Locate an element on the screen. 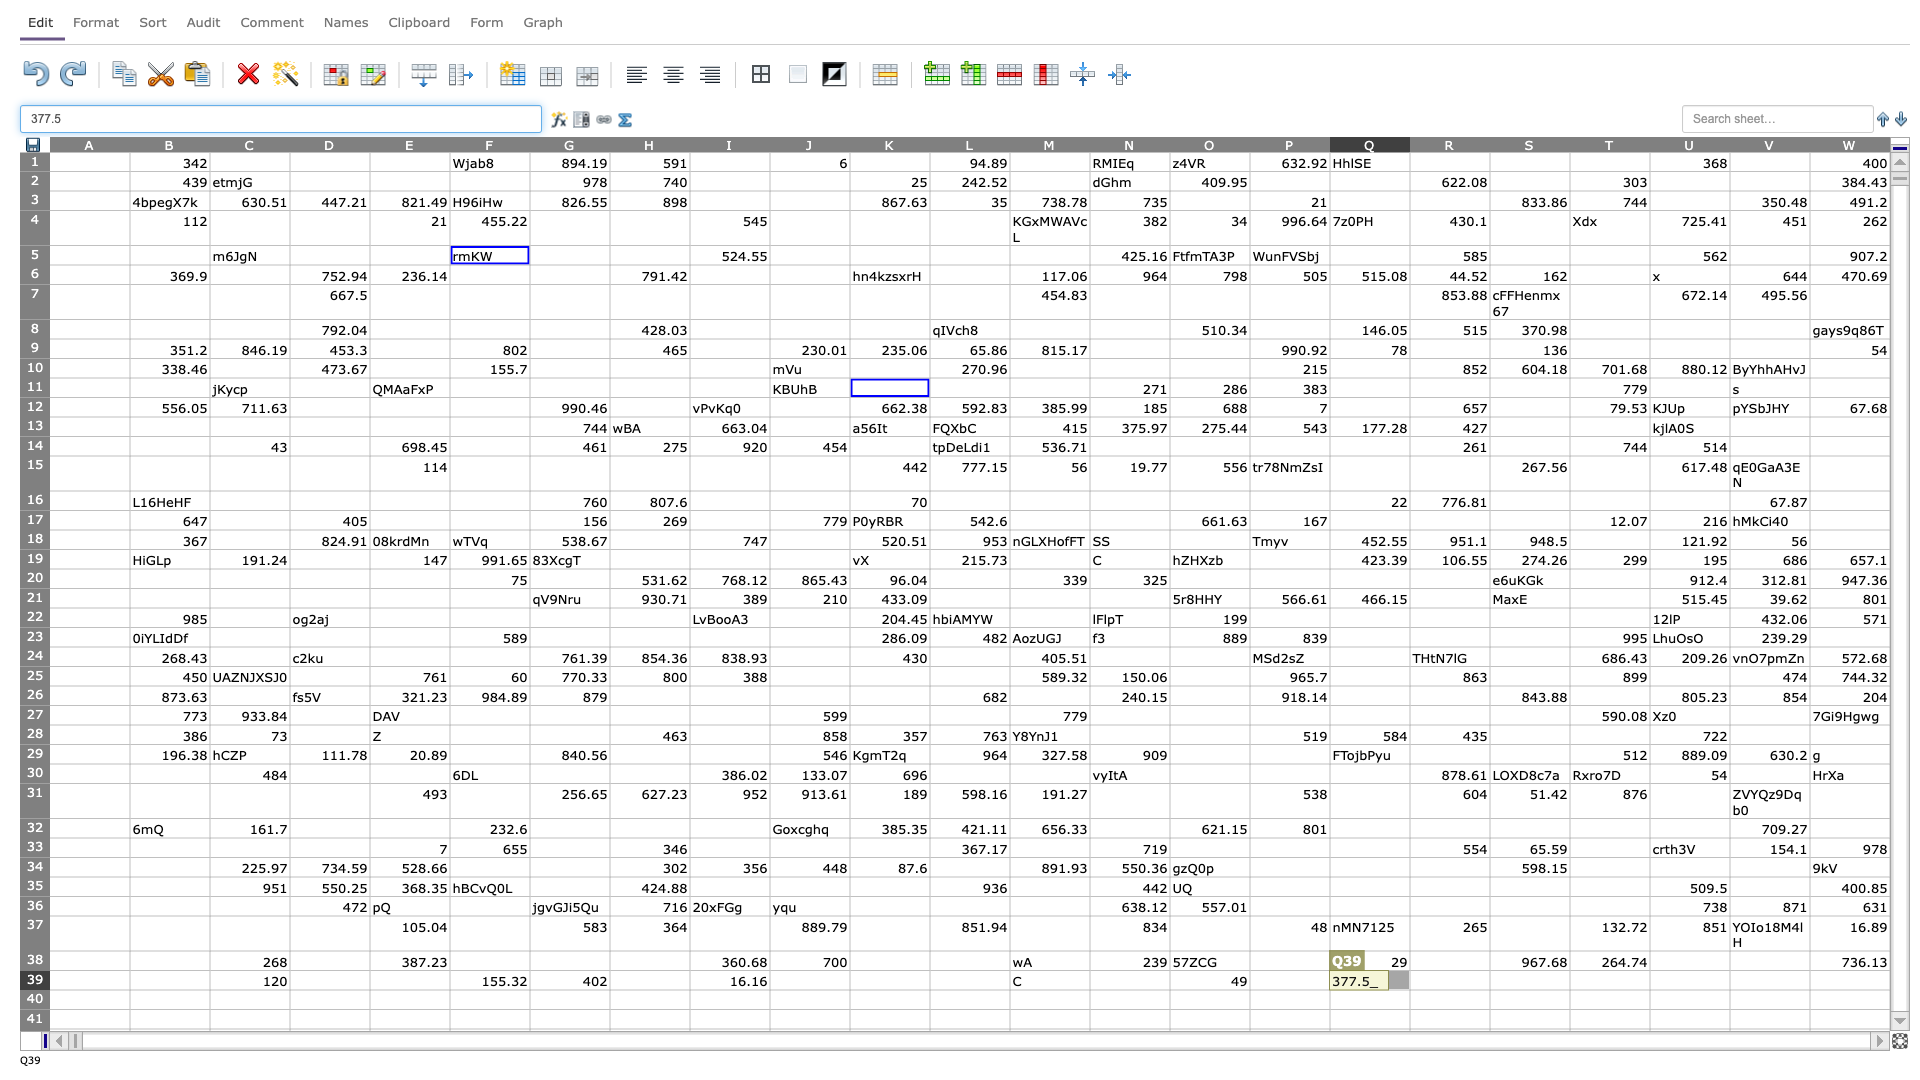  left edge of cell U39 is located at coordinates (1650, 979).